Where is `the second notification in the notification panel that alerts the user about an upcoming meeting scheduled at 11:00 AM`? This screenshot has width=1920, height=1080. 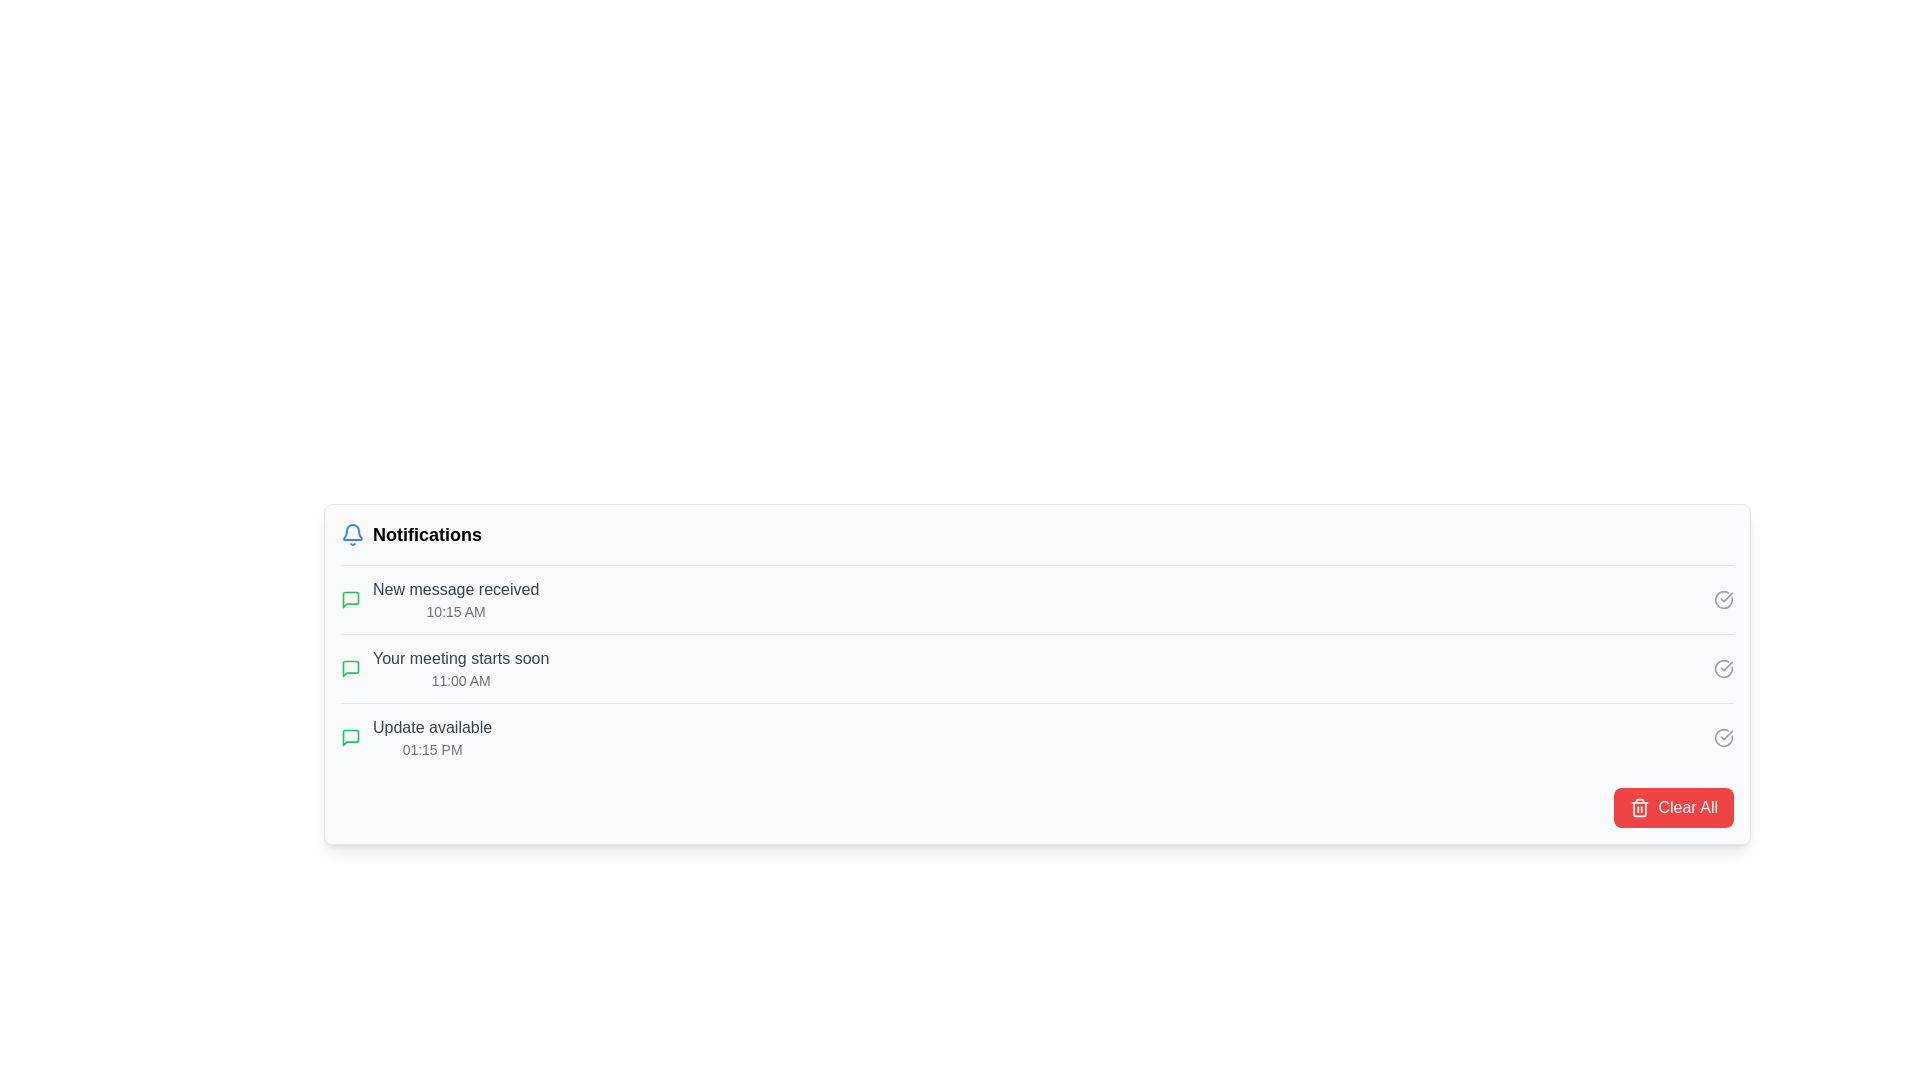
the second notification in the notification panel that alerts the user about an upcoming meeting scheduled at 11:00 AM is located at coordinates (1037, 668).